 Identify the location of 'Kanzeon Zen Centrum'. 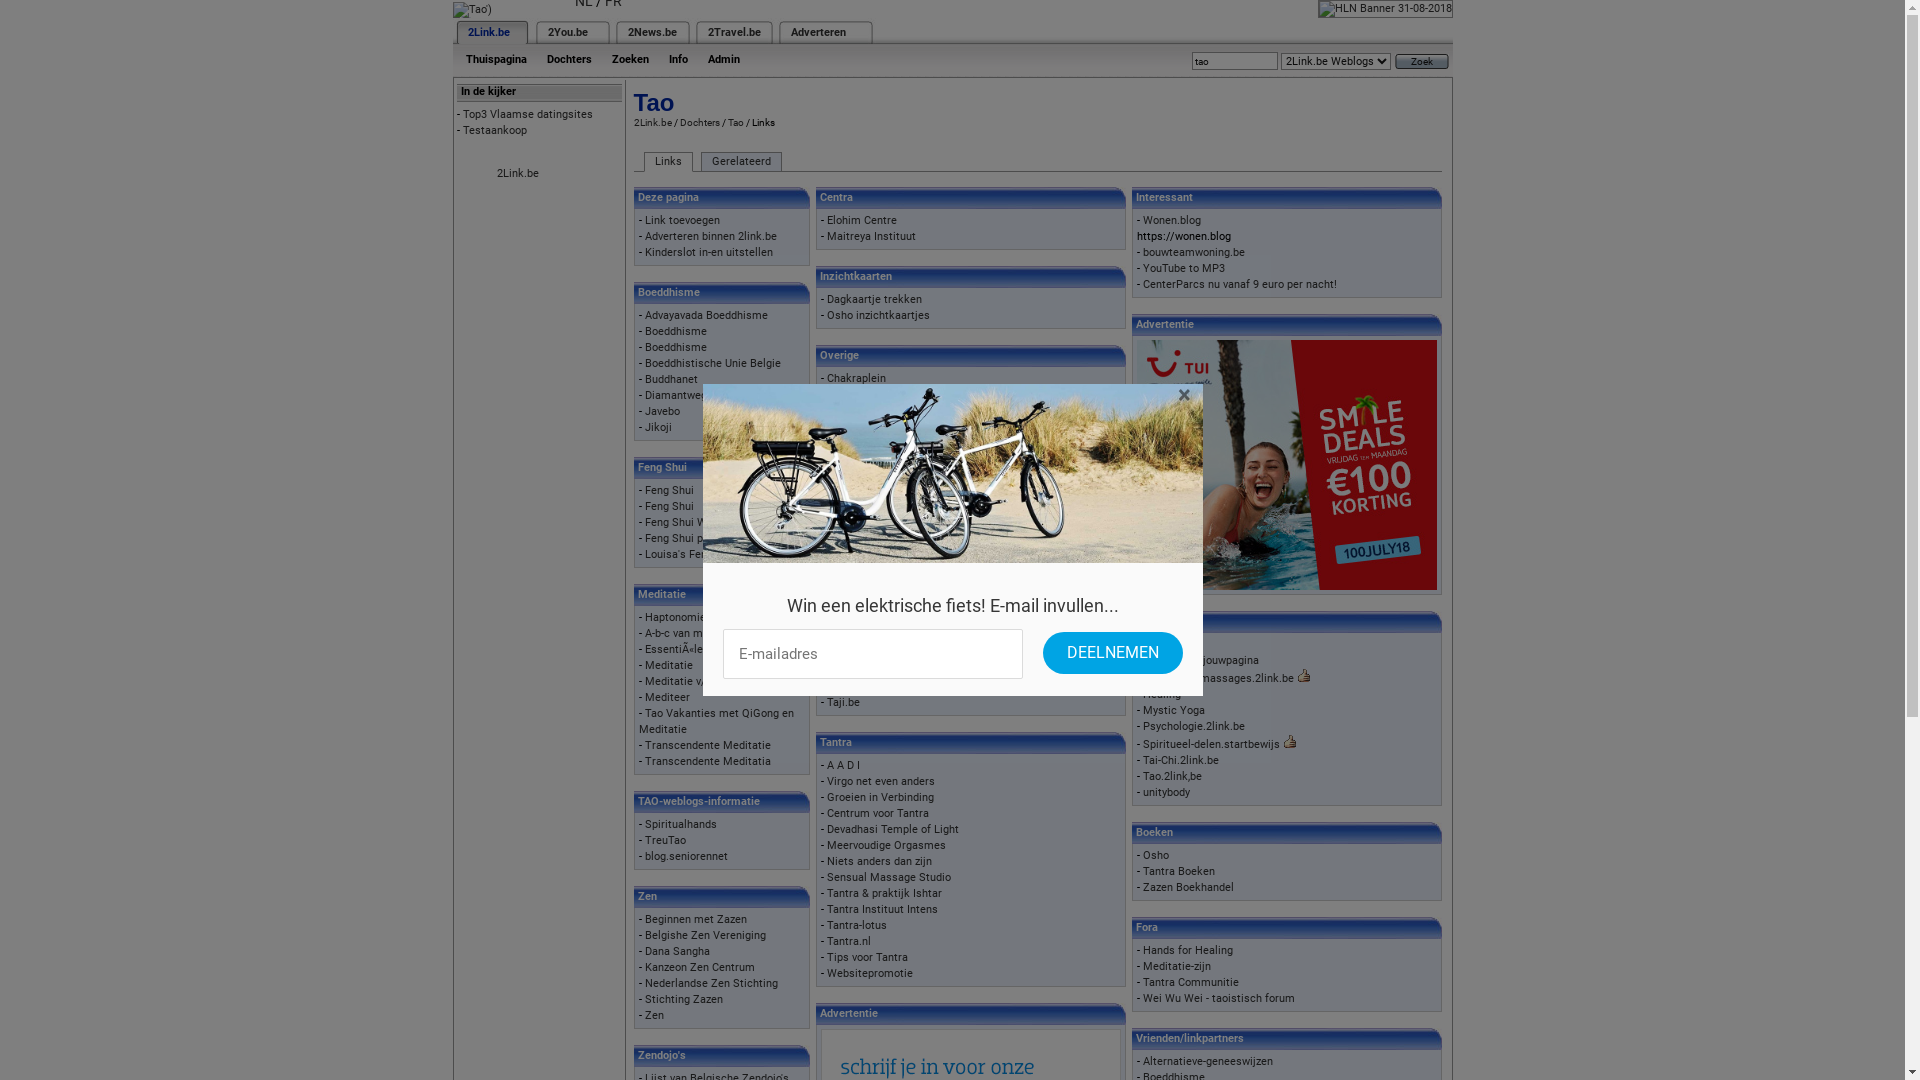
(699, 966).